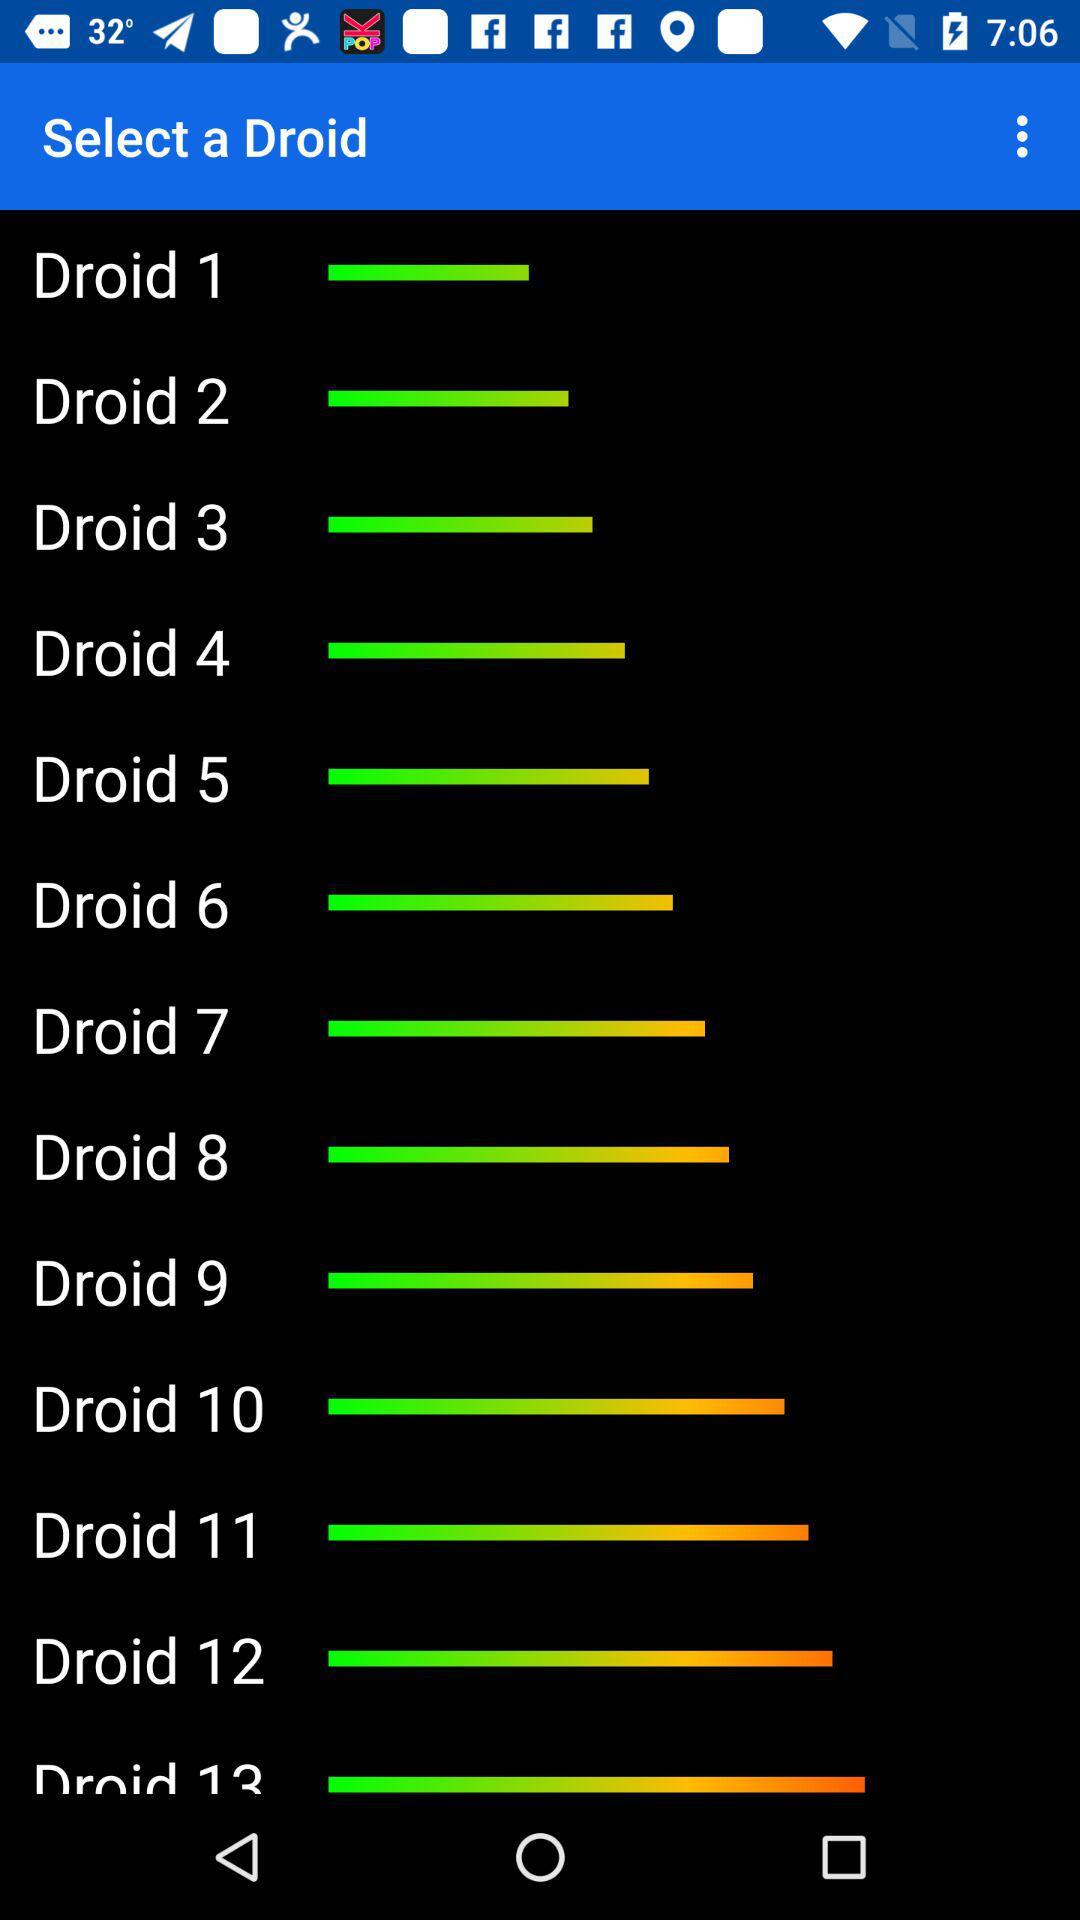  What do you see at coordinates (1027, 135) in the screenshot?
I see `icon at the top right corner` at bounding box center [1027, 135].